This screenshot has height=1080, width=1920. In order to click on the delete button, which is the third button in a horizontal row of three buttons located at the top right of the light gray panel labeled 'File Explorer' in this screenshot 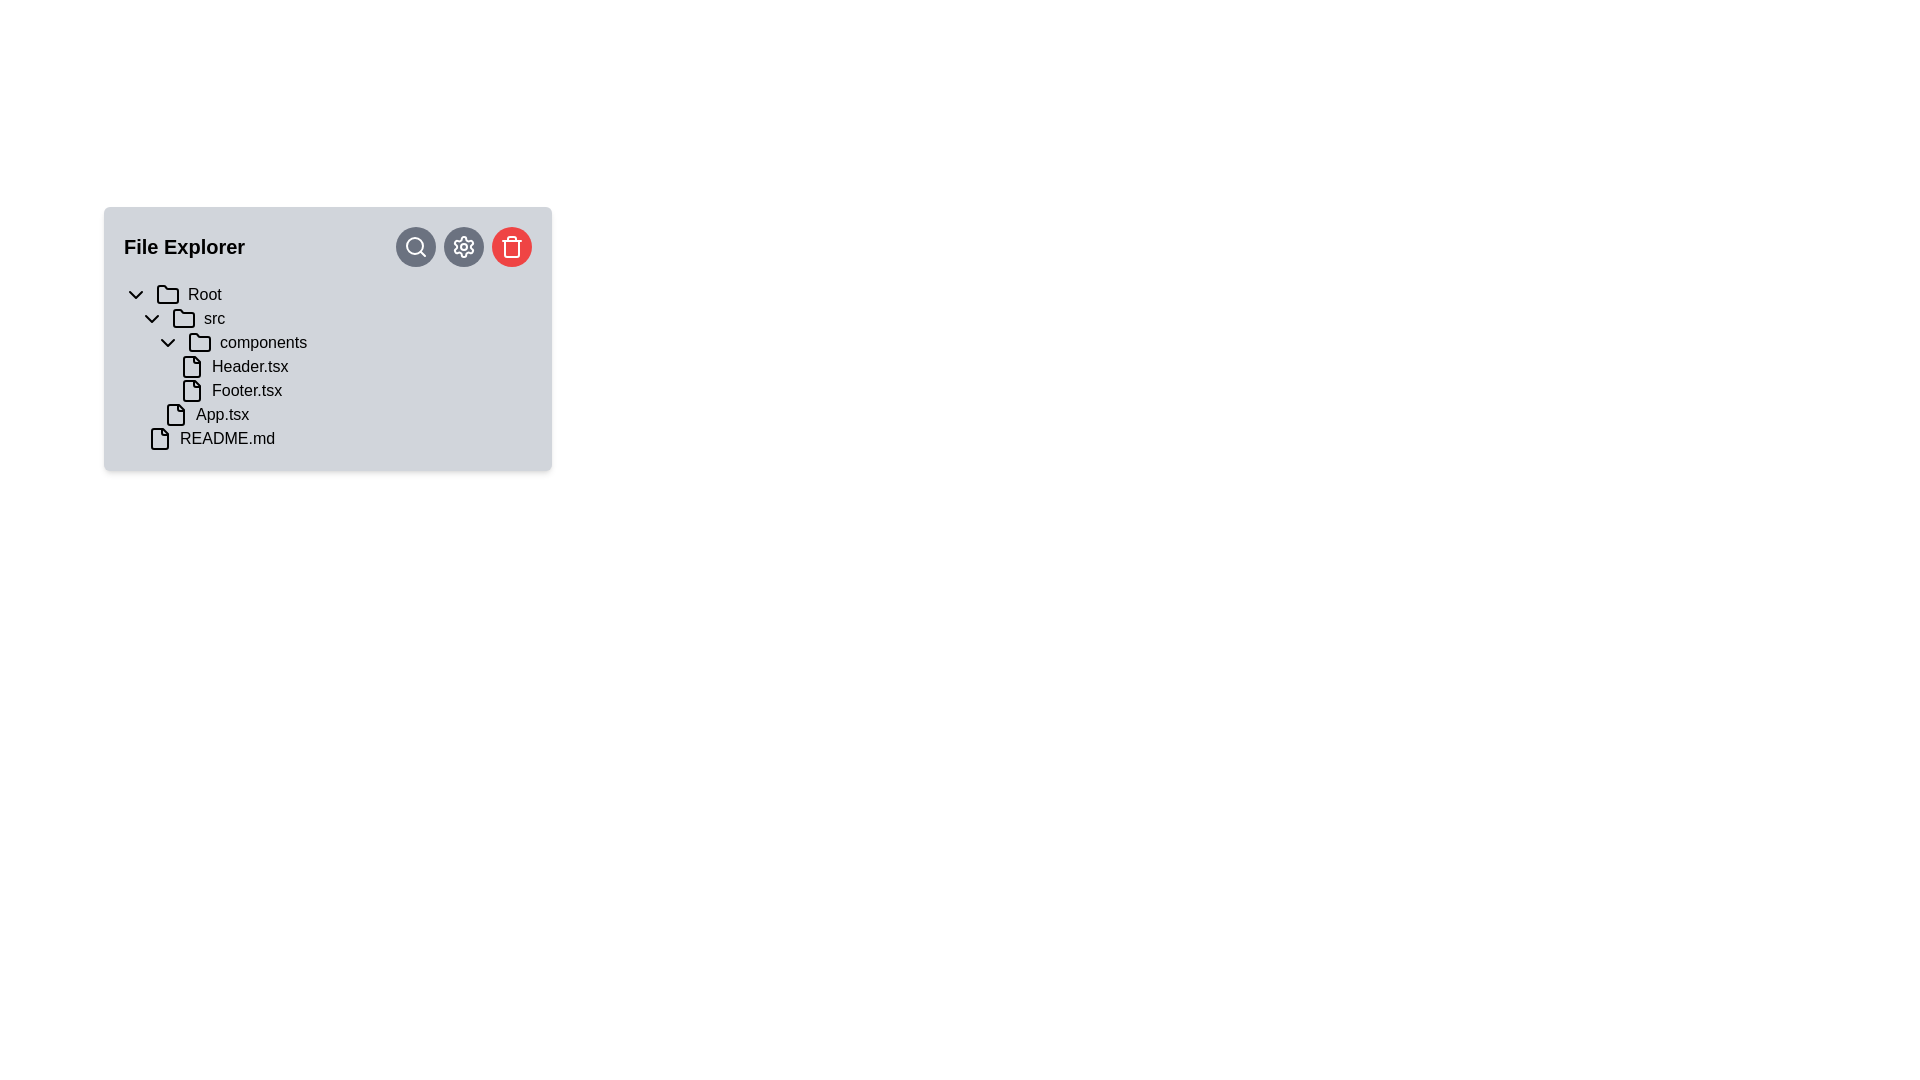, I will do `click(512, 245)`.